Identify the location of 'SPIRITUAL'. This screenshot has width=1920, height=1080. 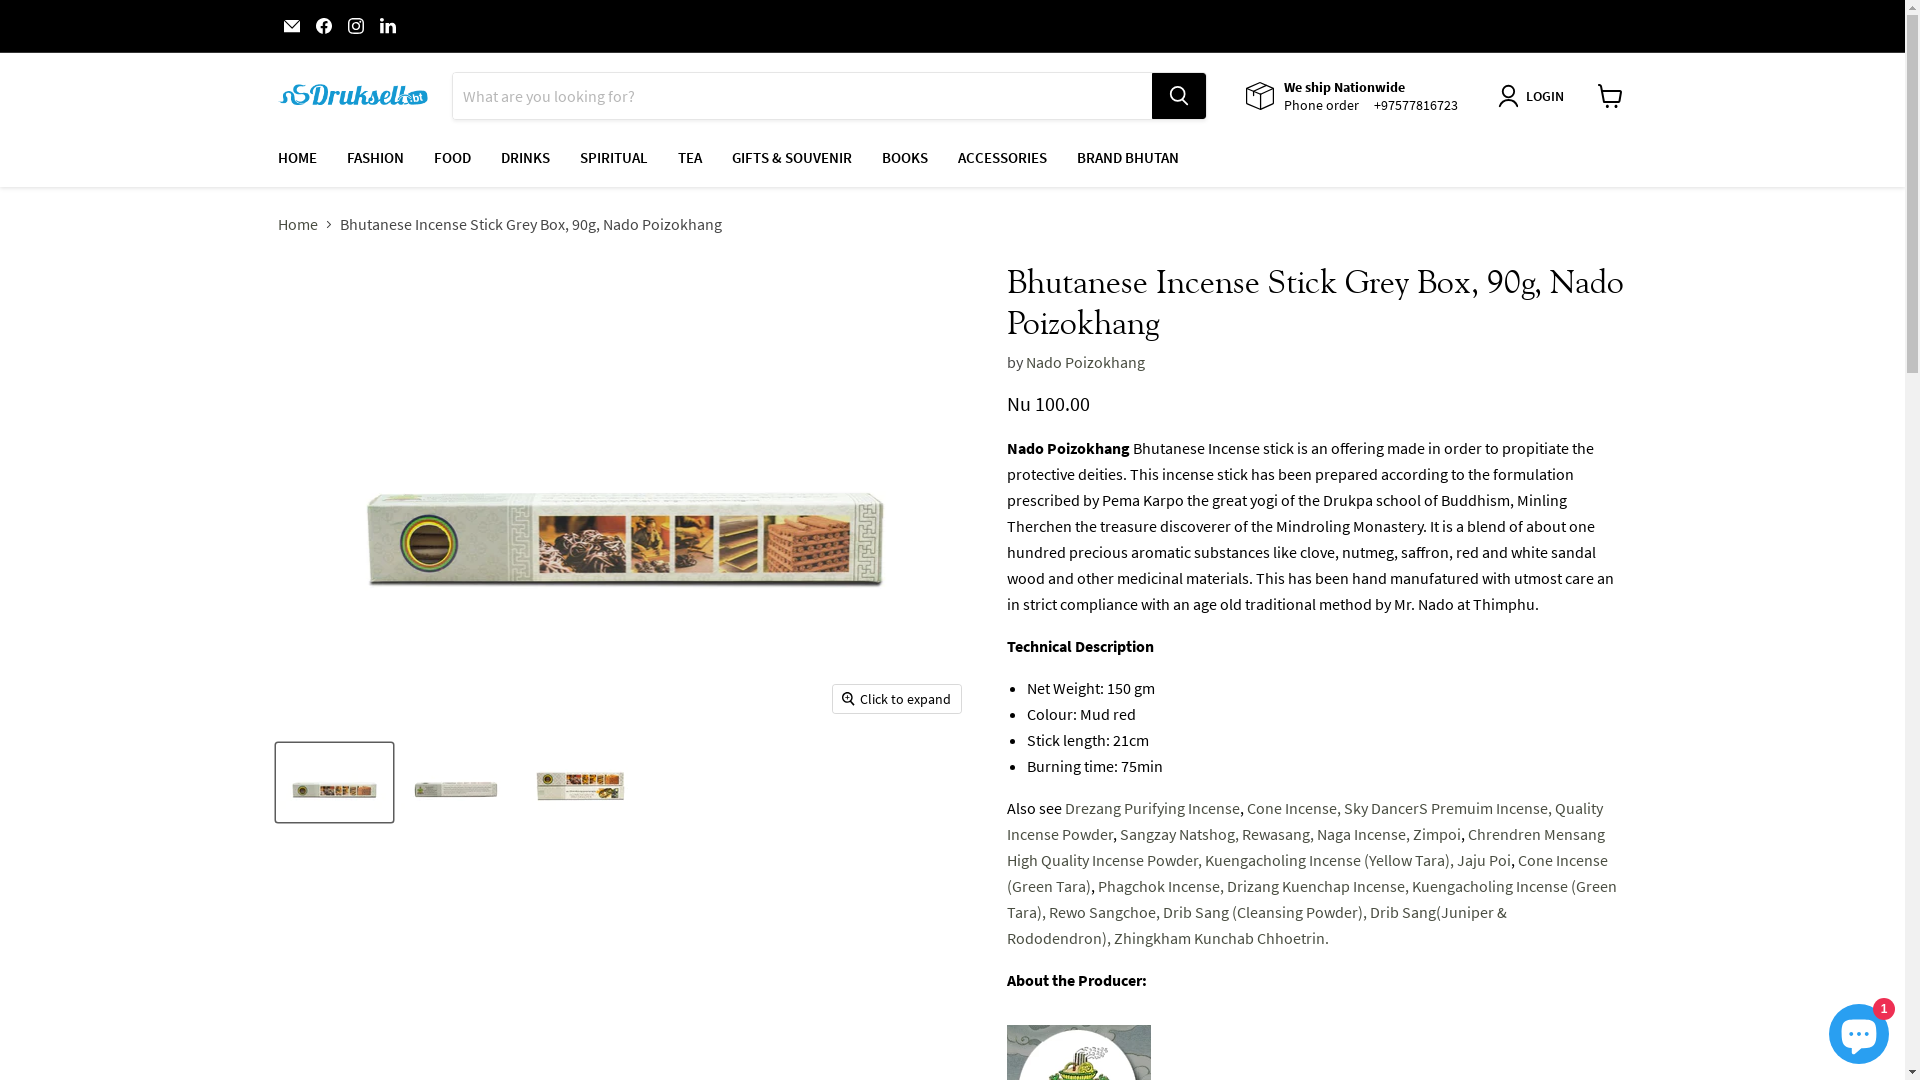
(612, 157).